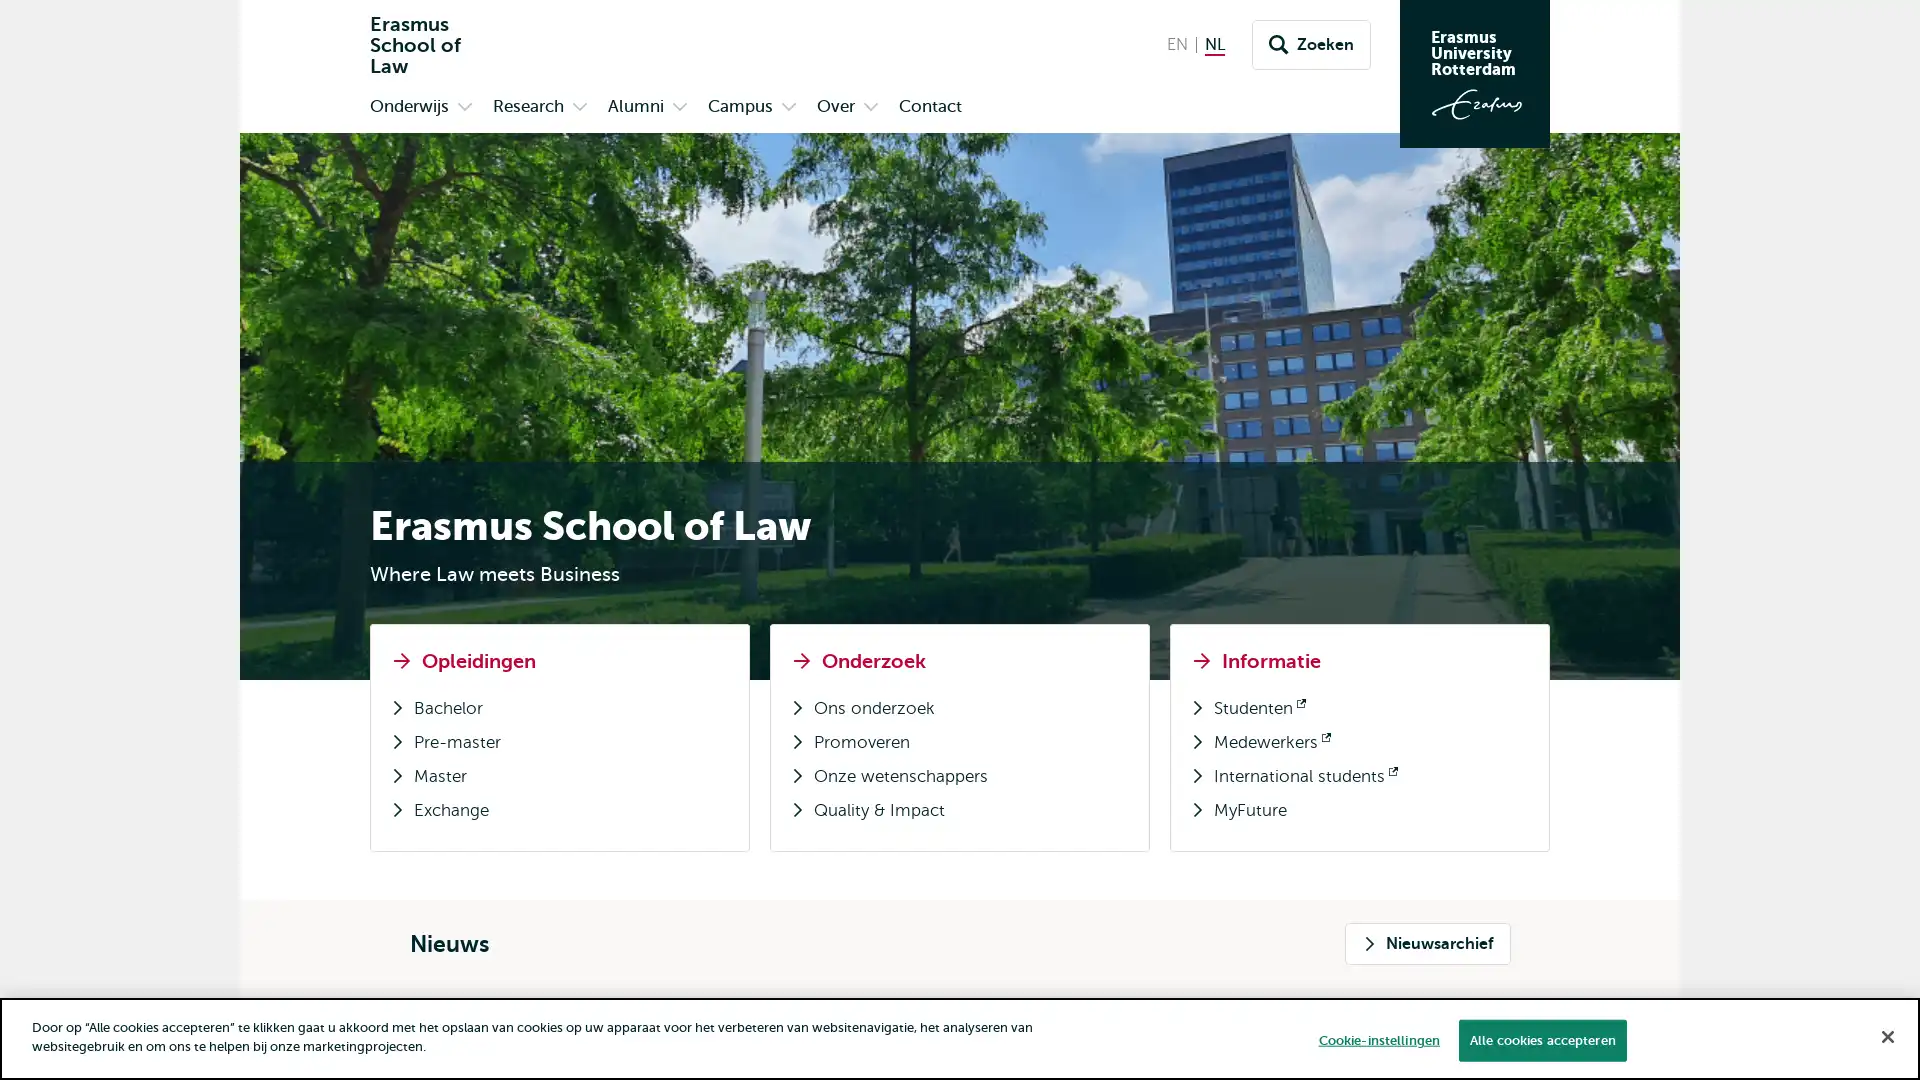  I want to click on Open submenu, so click(579, 108).